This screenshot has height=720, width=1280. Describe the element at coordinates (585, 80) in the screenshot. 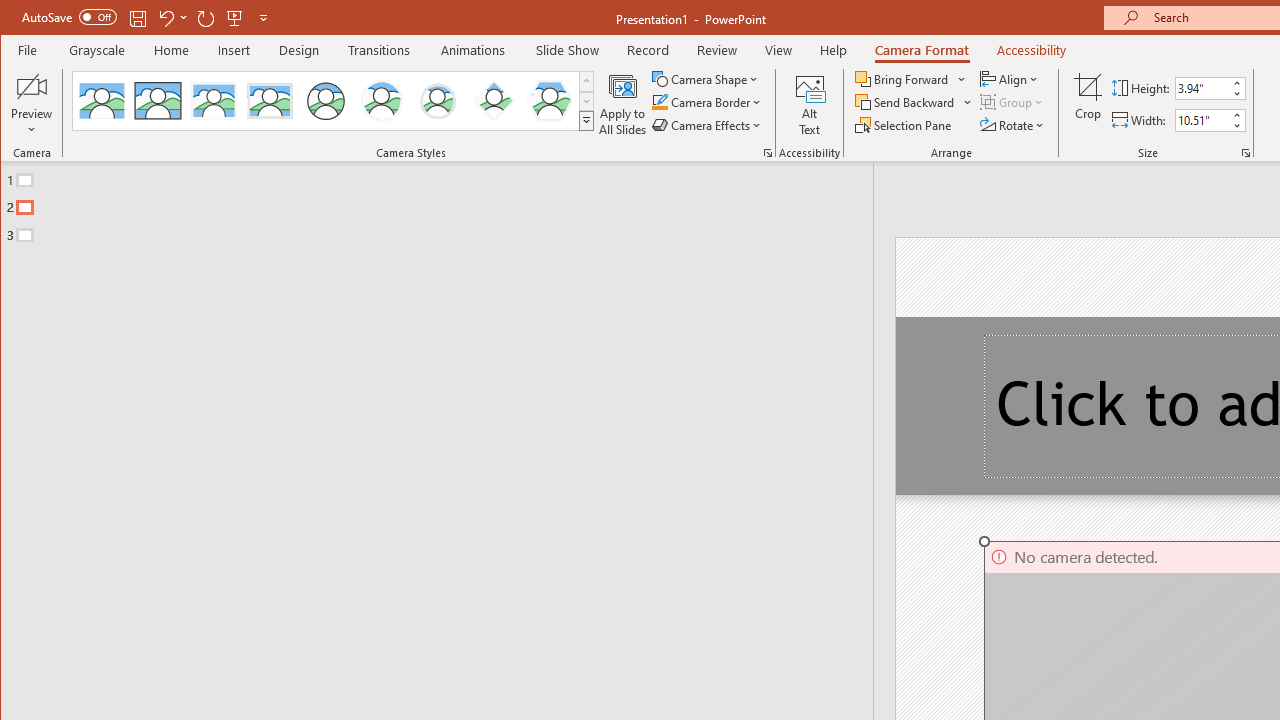

I see `'Row up'` at that location.